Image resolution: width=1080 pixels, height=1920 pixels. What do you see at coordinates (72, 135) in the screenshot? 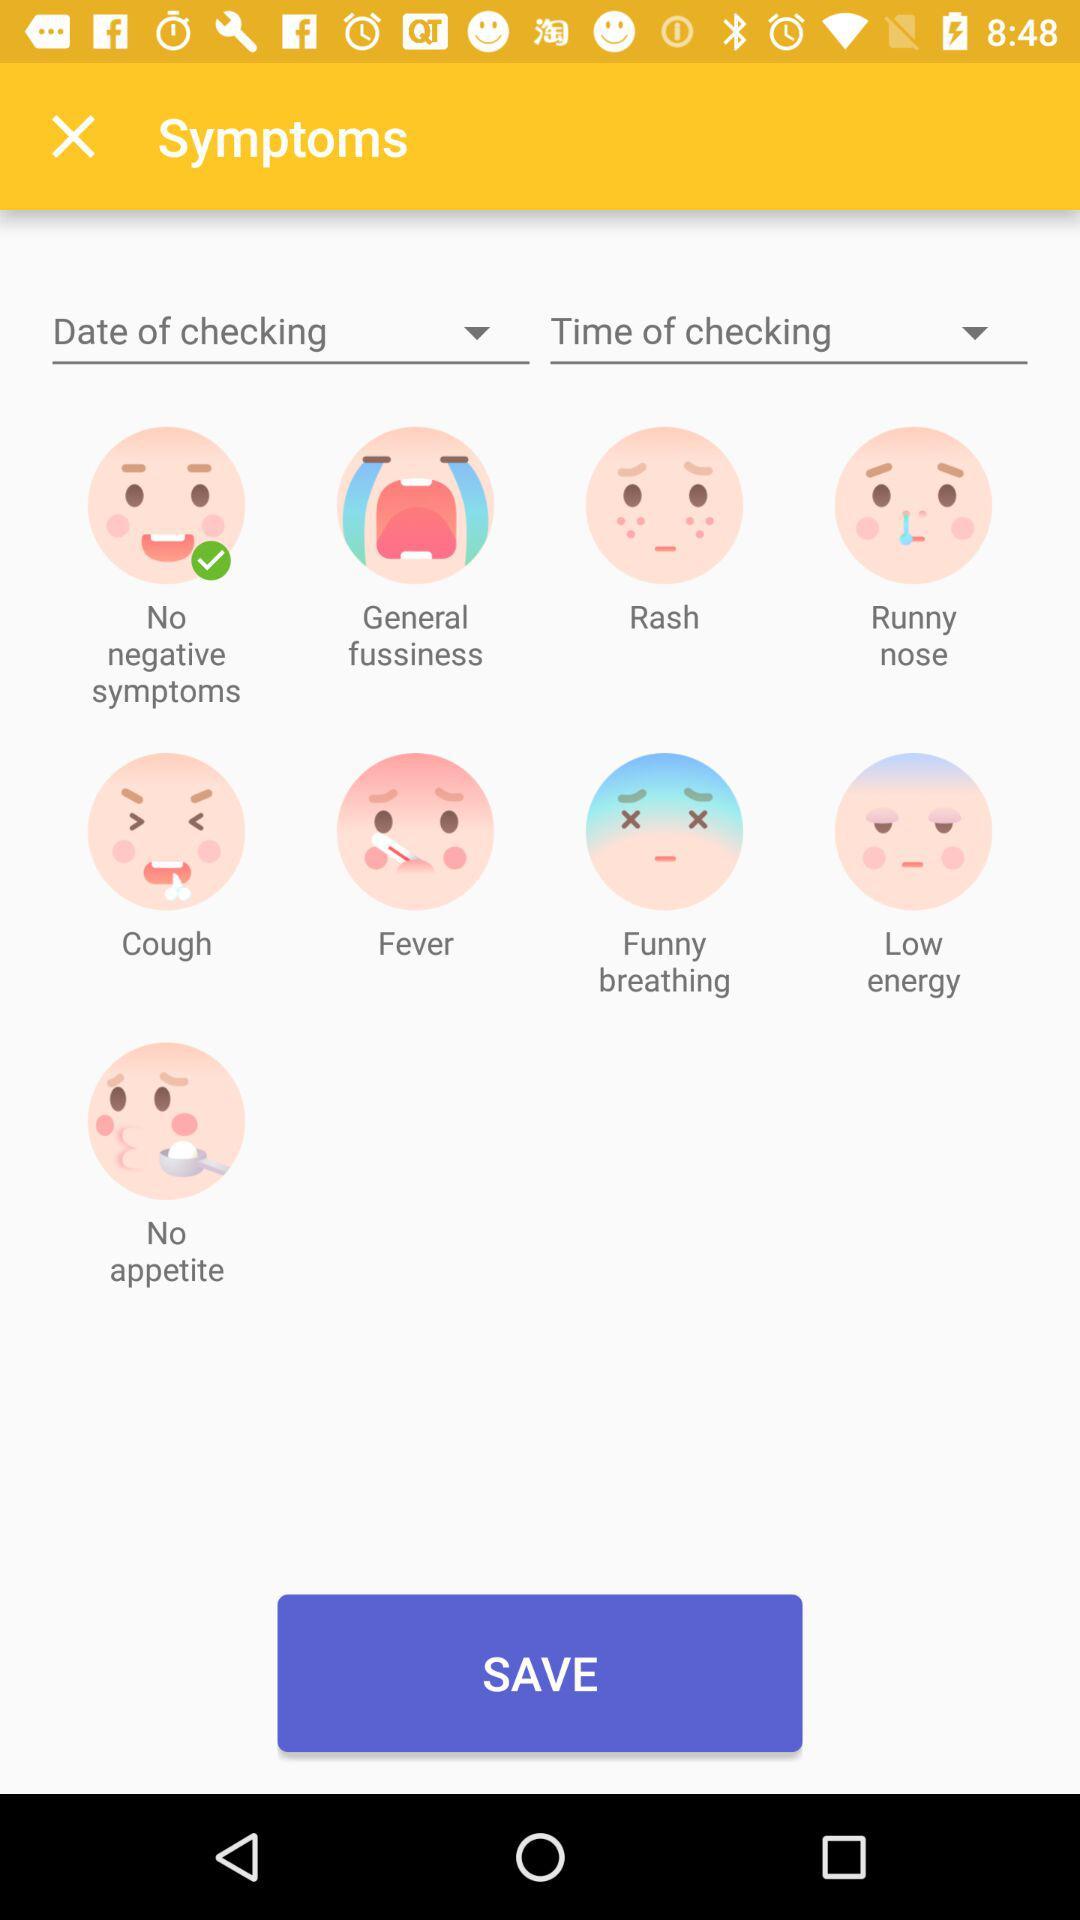
I see `item to the left of the symptoms app` at bounding box center [72, 135].